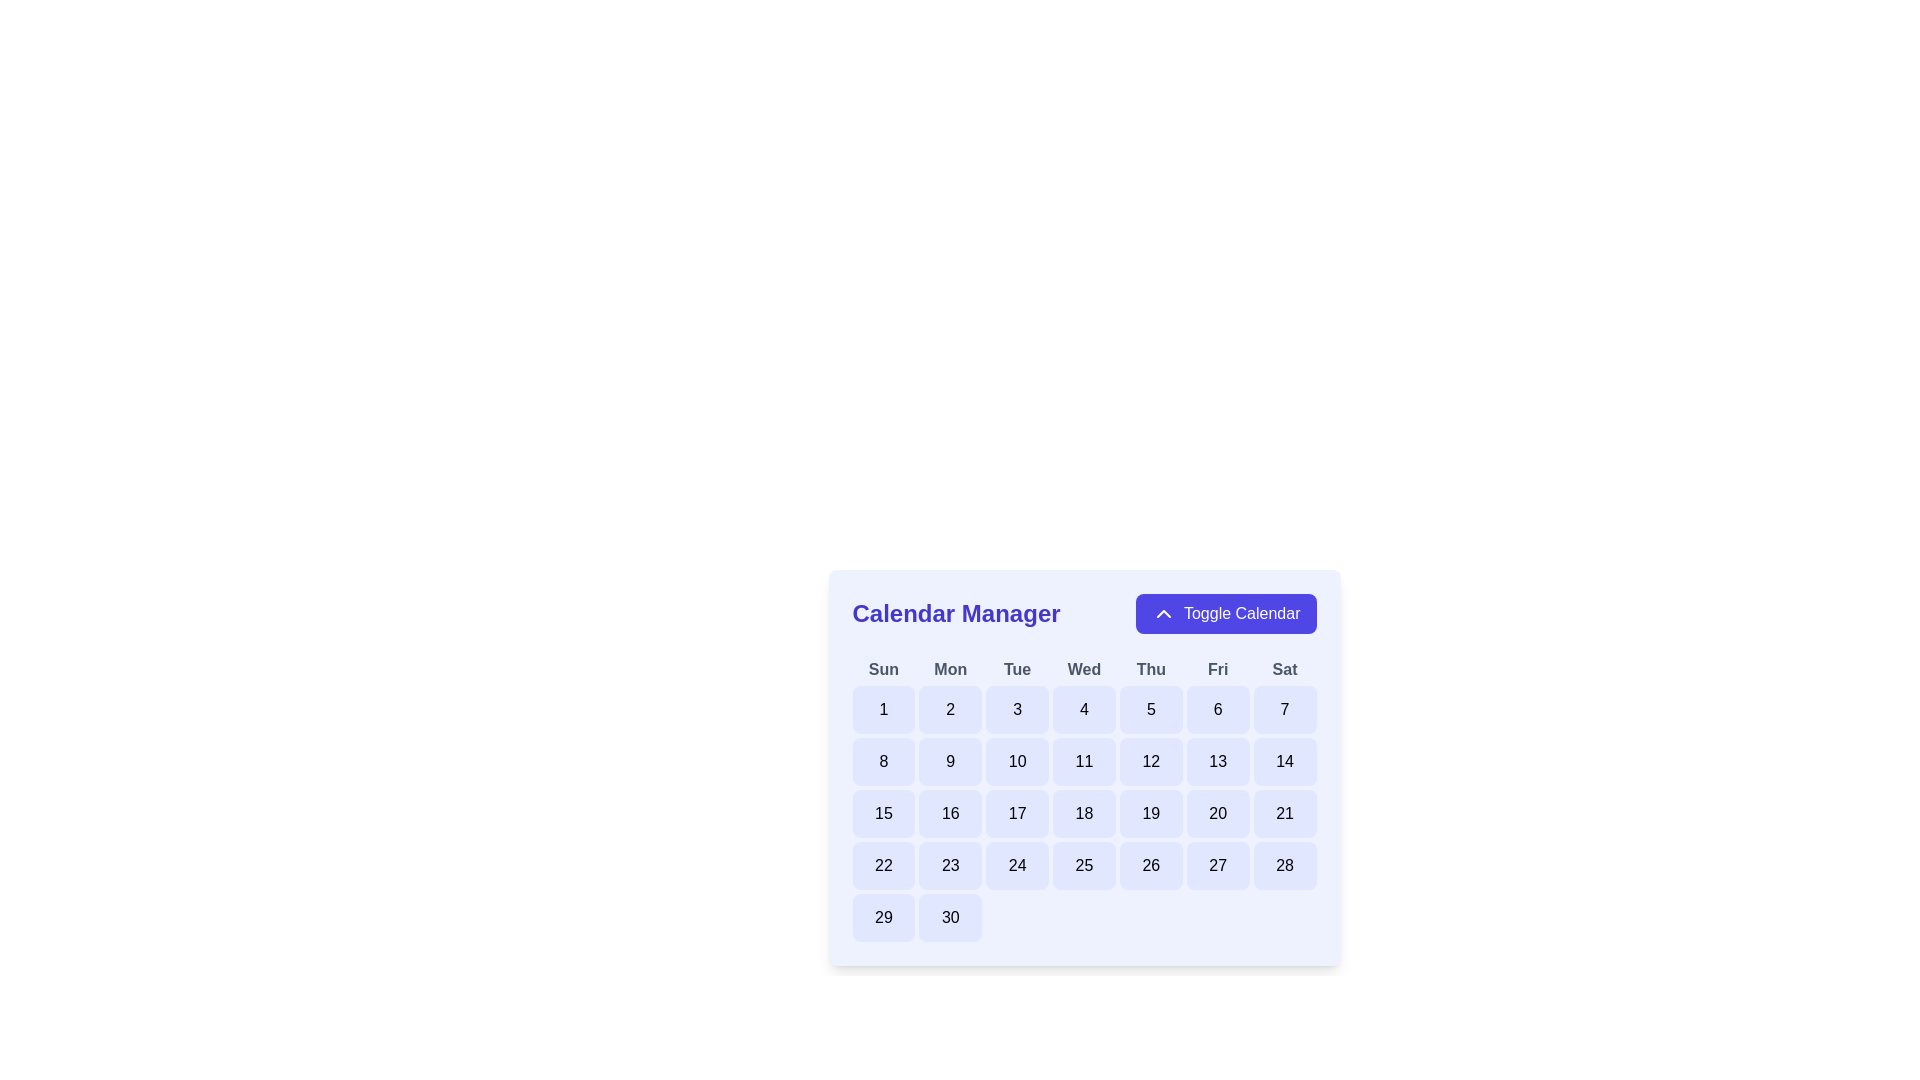 The image size is (1920, 1080). I want to click on the selectable date button representing the 22nd day in the calendar interface, so click(882, 865).